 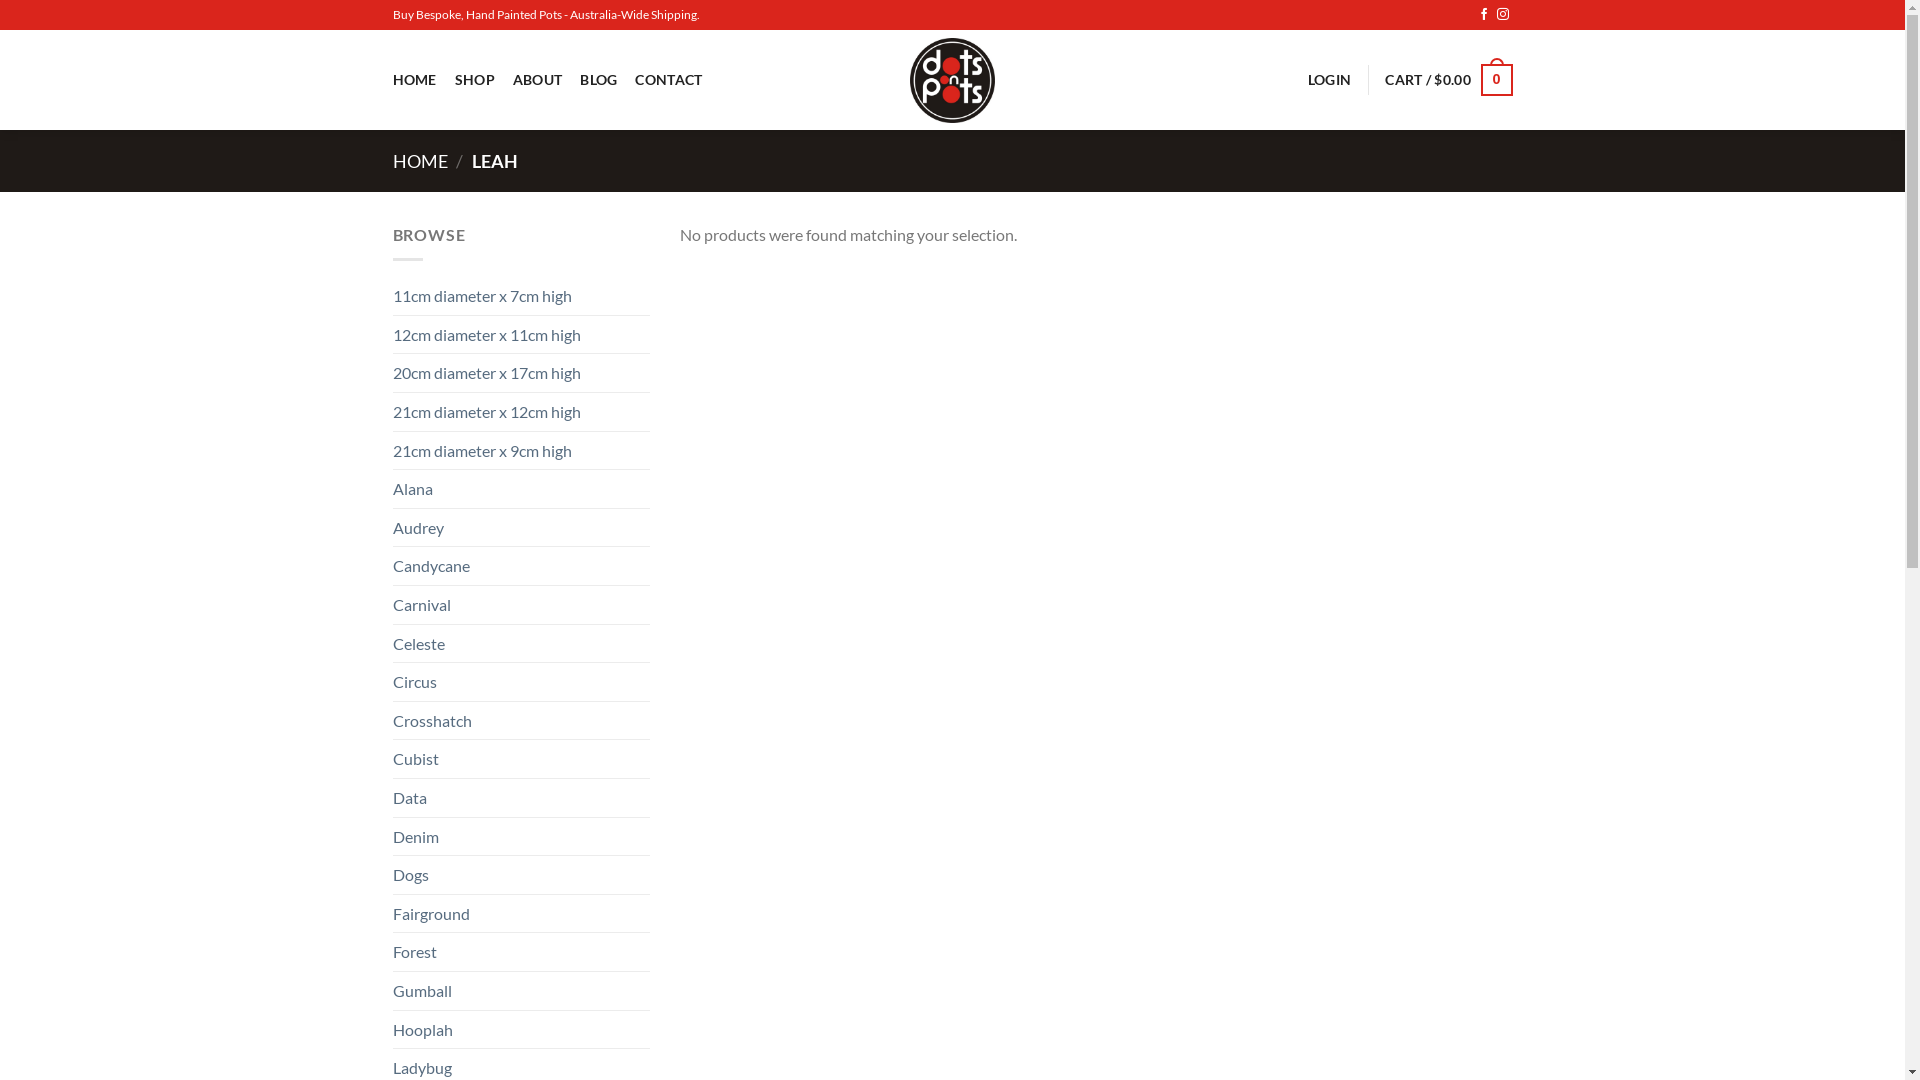 I want to click on 'Carnival', so click(x=521, y=604).